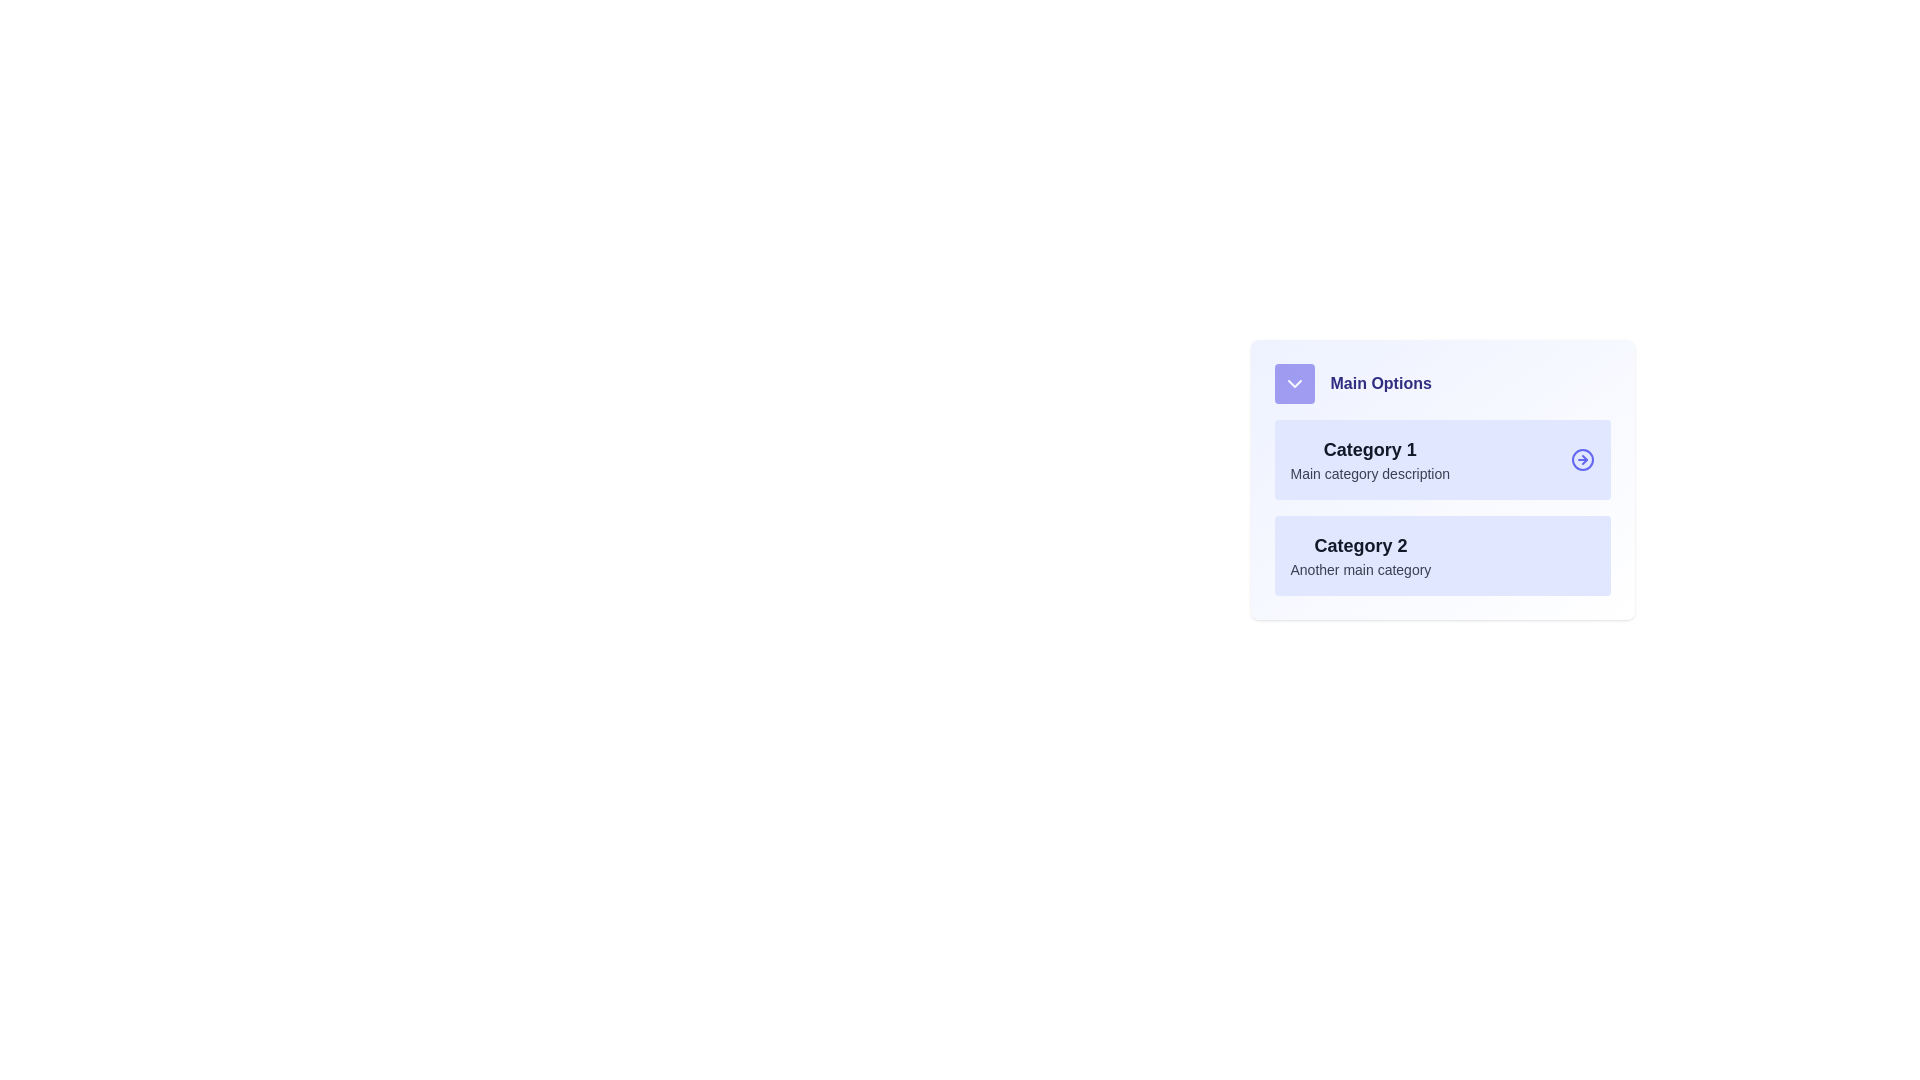  What do you see at coordinates (1581, 459) in the screenshot?
I see `the center of the circular arrow icon located on the right side of the entry labeled 'Category 1' in the options list` at bounding box center [1581, 459].